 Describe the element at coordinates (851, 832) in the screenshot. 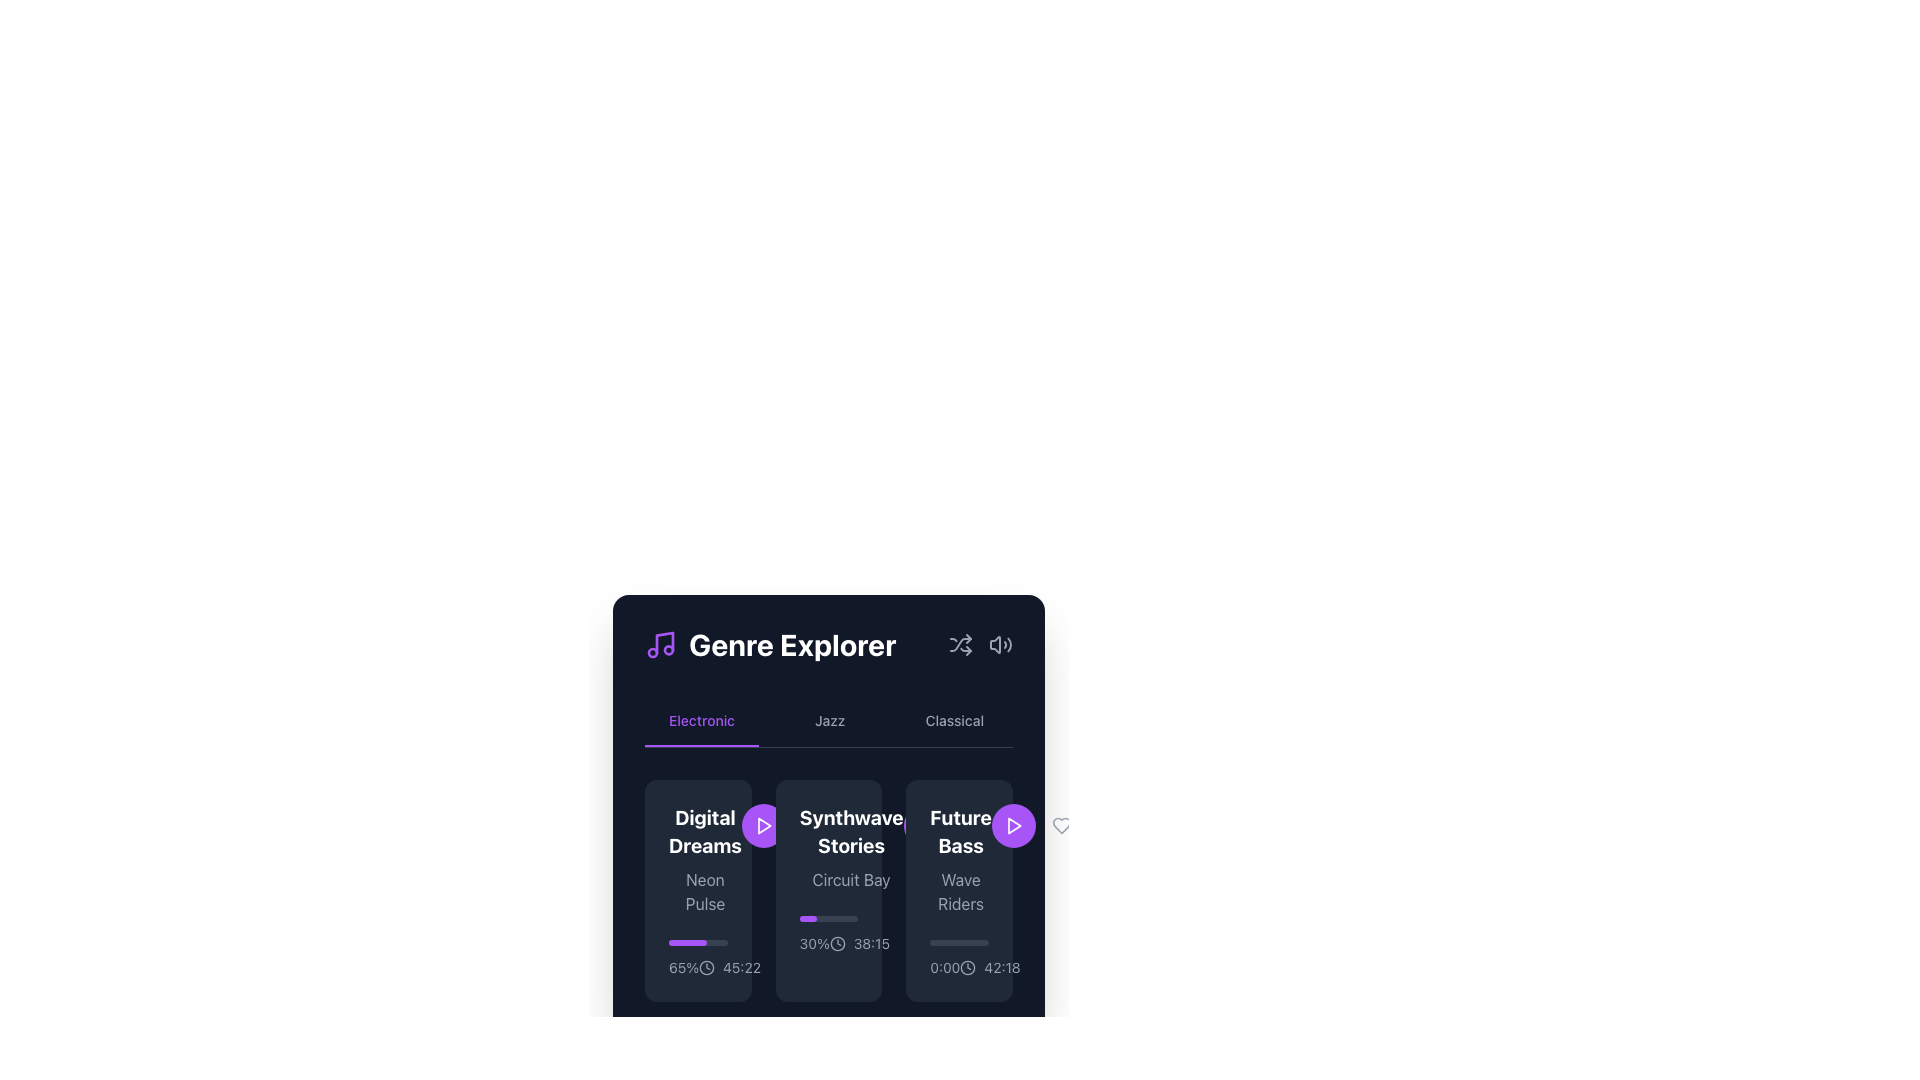

I see `text displayed in bold, extra-large white font that says 'Synthwave Stories' located in the center column of the 'Genre Explorer' interface` at that location.